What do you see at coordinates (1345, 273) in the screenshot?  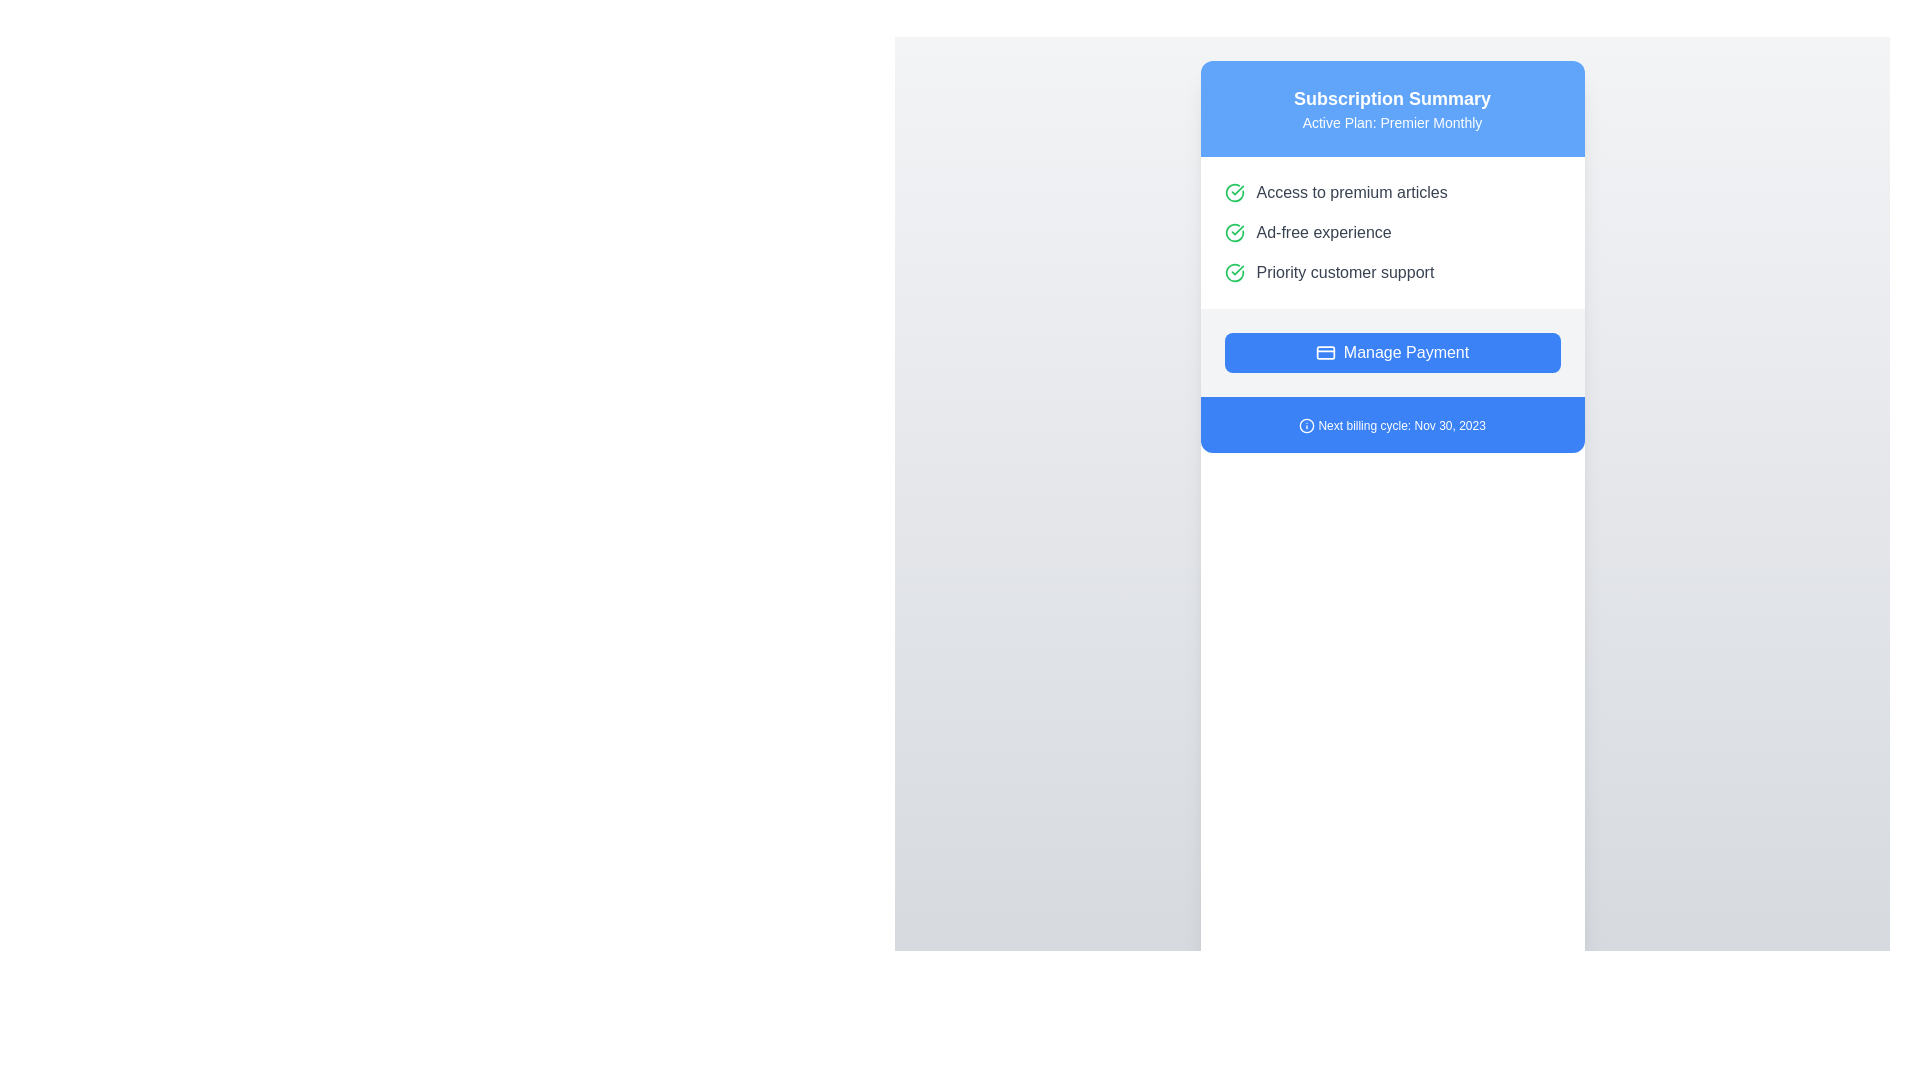 I see `the informational text label that describes priority customer support, located in the third row of the subscription benefits list, between 'Ad-free experience' and the 'Manage Payment' button` at bounding box center [1345, 273].